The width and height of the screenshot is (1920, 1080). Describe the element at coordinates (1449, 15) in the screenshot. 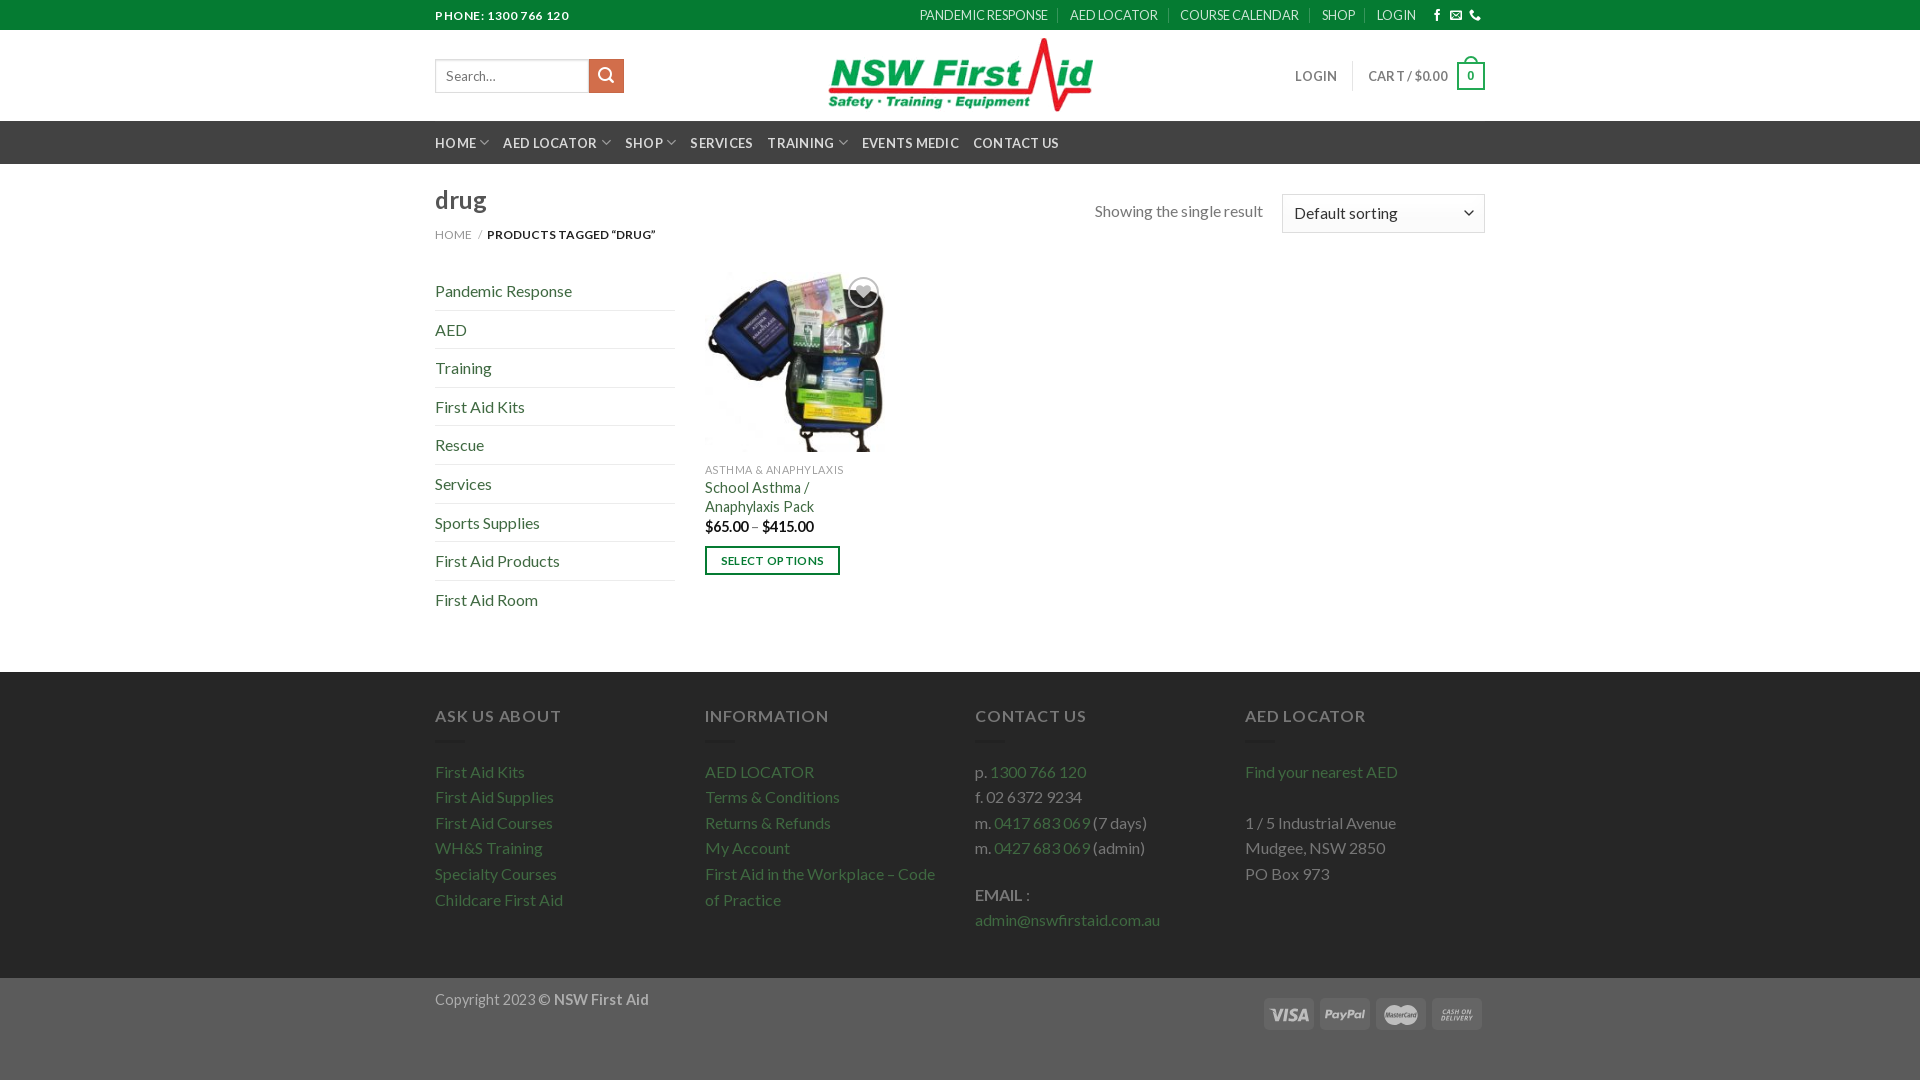

I see `'Send us an email'` at that location.